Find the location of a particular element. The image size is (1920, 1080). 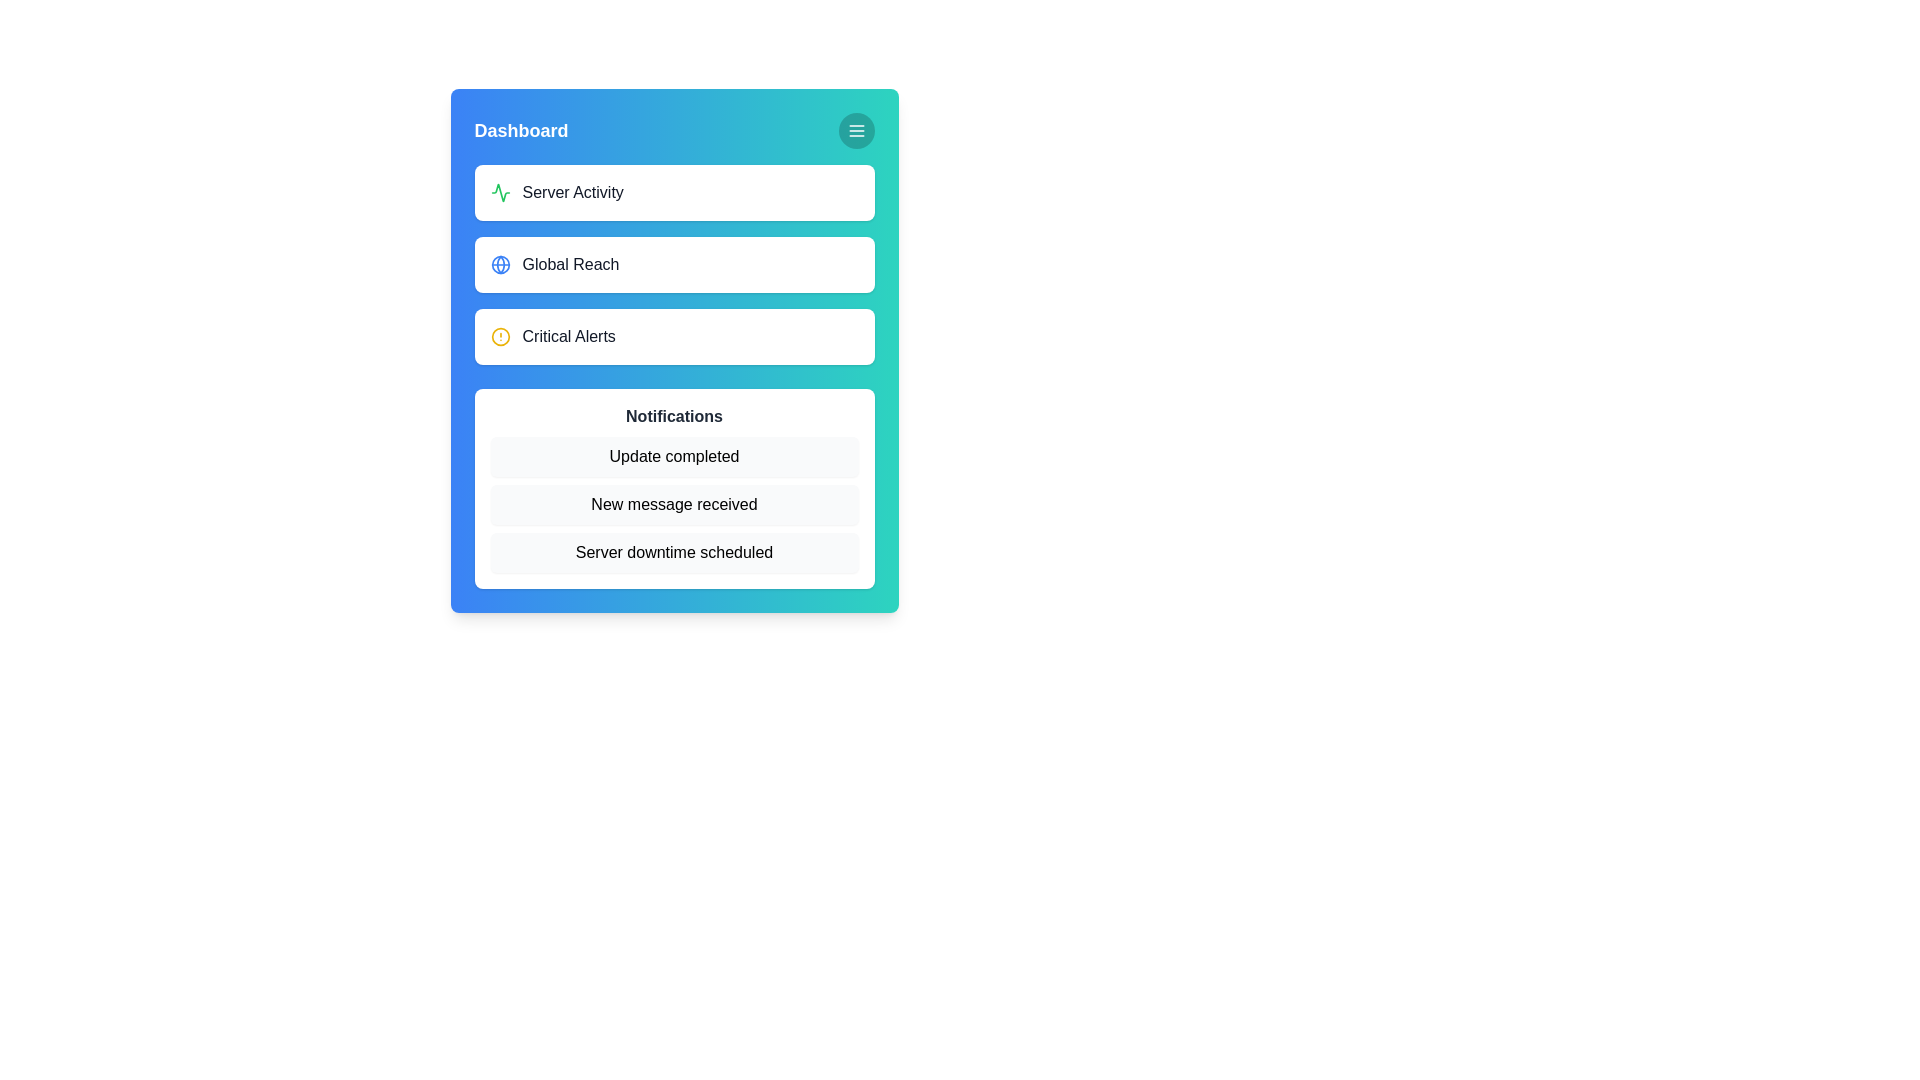

notifications displayed on the Informational Card located in the lower half of the Dashboard, below the Server Activity, Global Reach, and Critical Alerts cards is located at coordinates (674, 489).